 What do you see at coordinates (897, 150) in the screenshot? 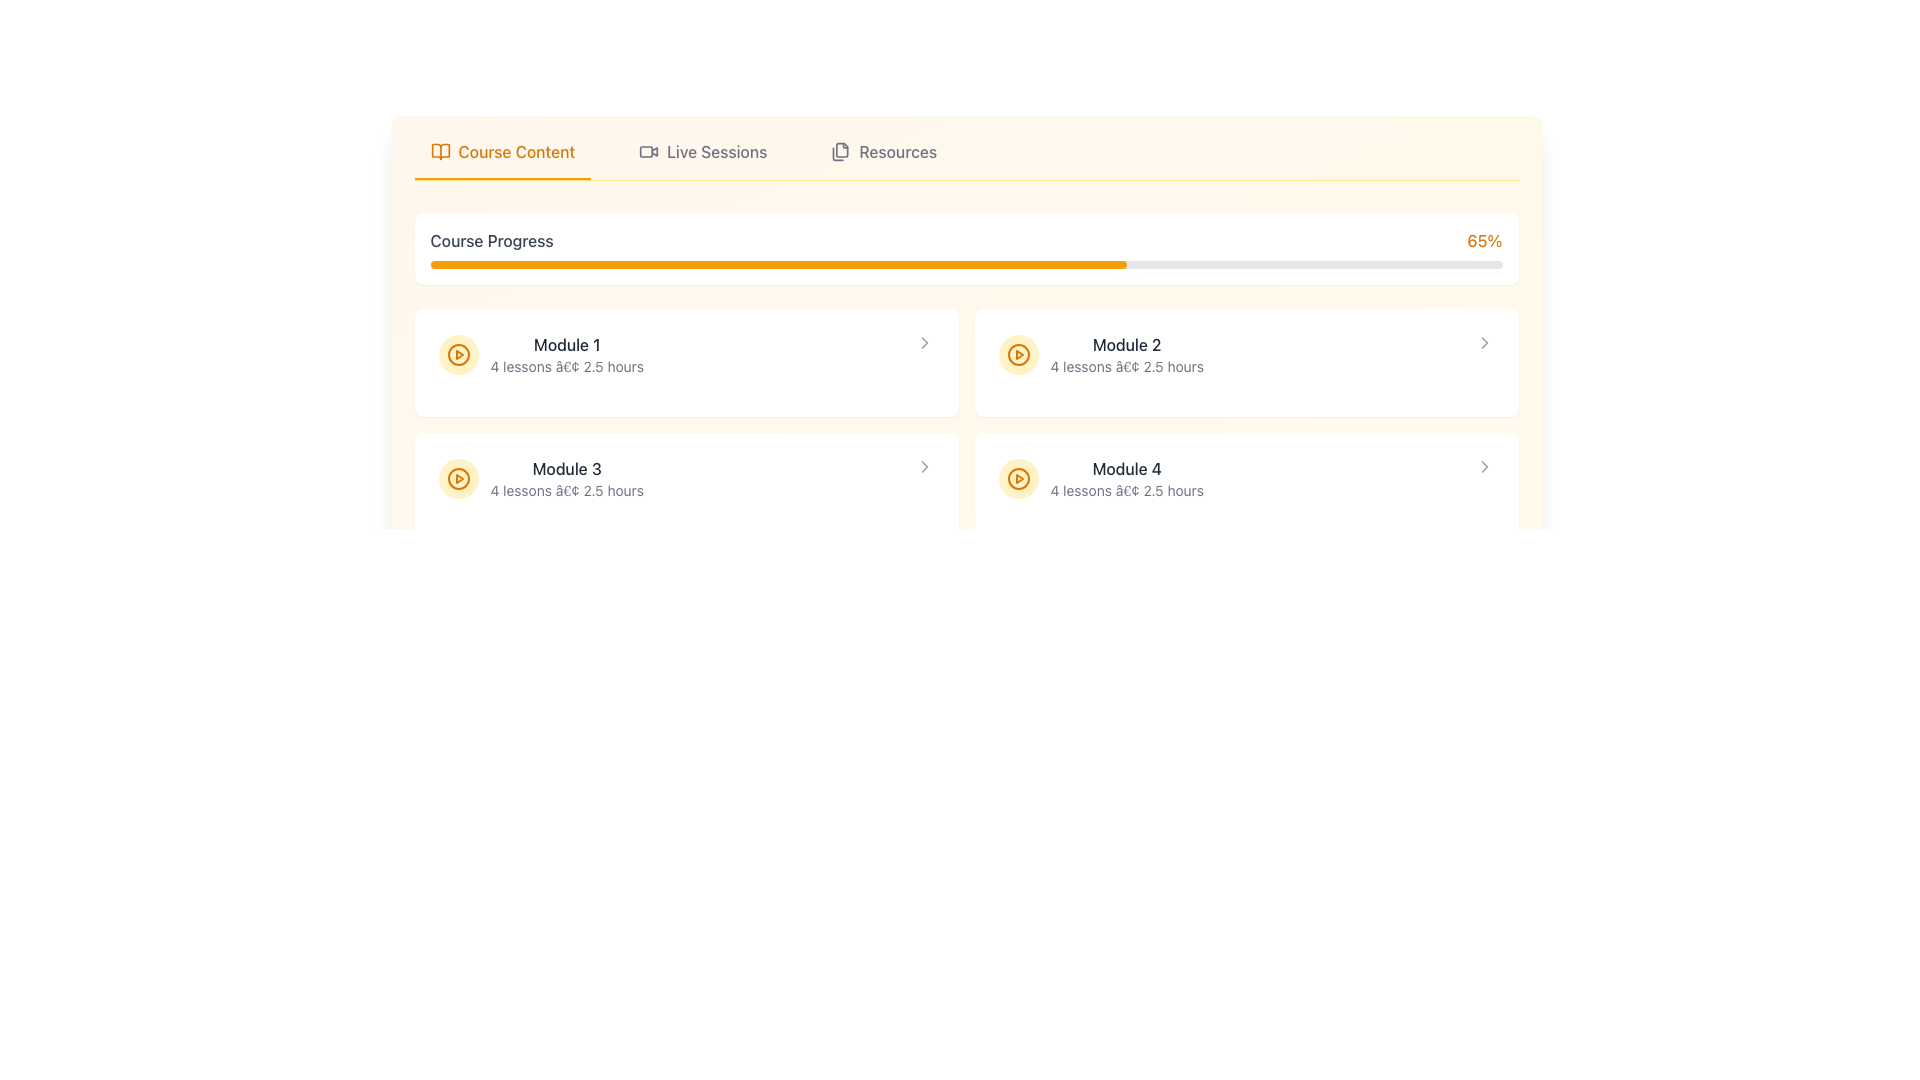
I see `the 'Resources' text label located in the navigation bar at the top right of the interface` at bounding box center [897, 150].